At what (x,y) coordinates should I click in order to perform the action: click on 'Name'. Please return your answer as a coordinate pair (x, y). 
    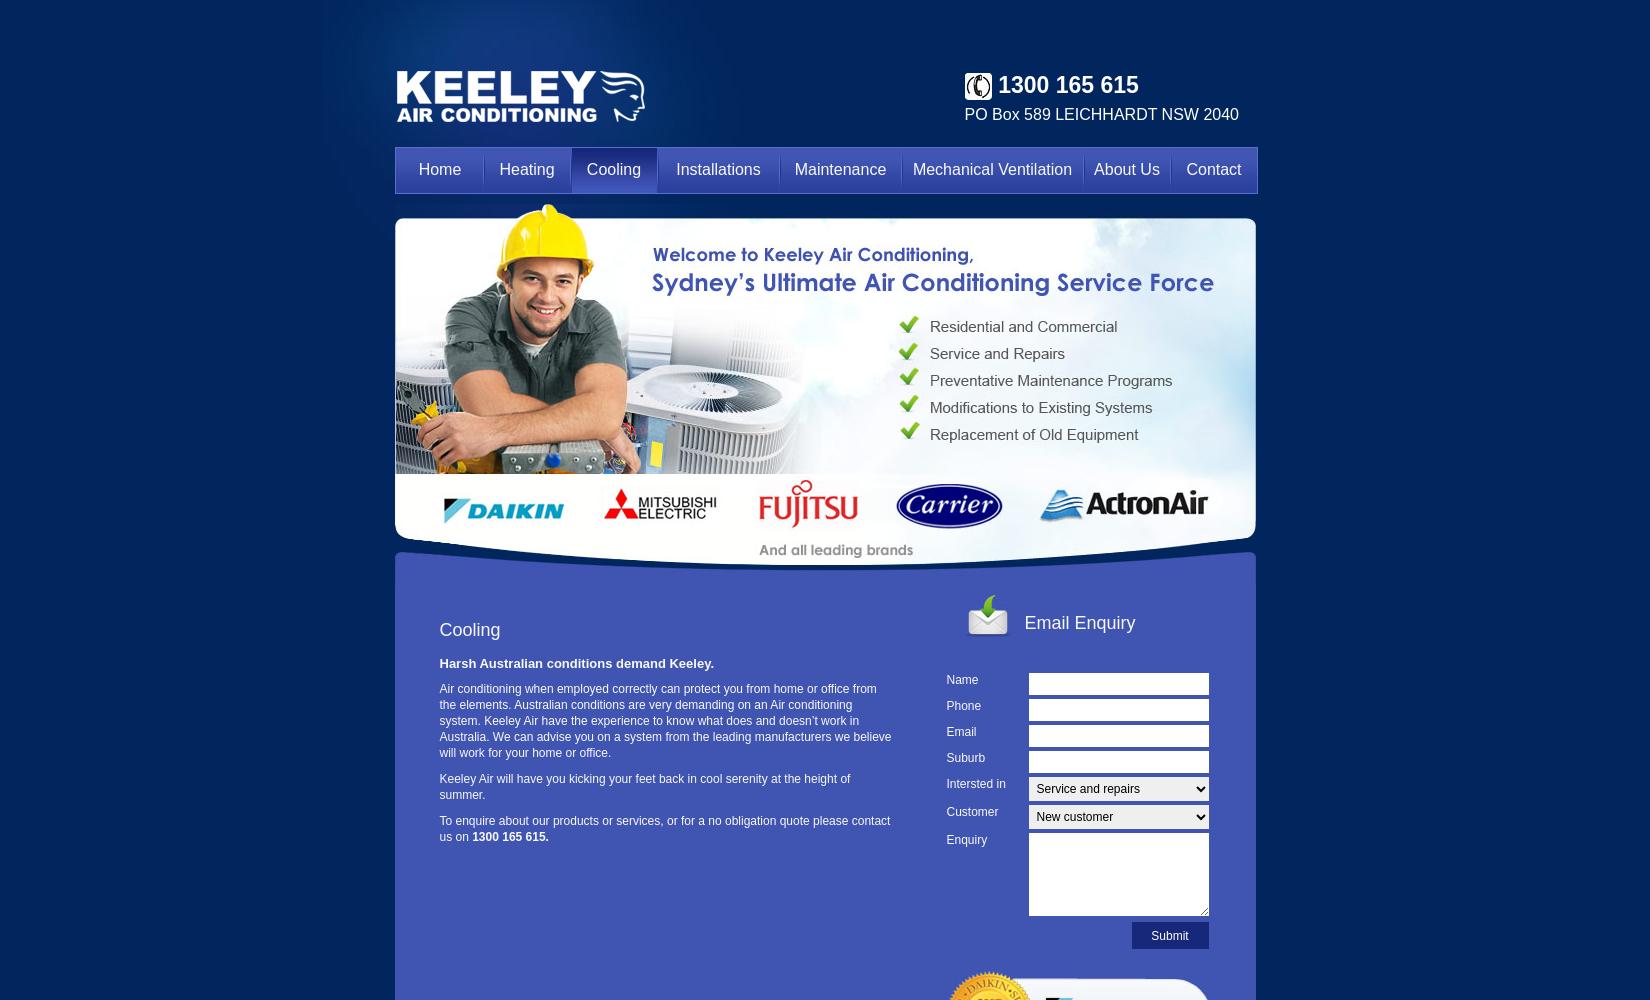
    Looking at the image, I should click on (961, 680).